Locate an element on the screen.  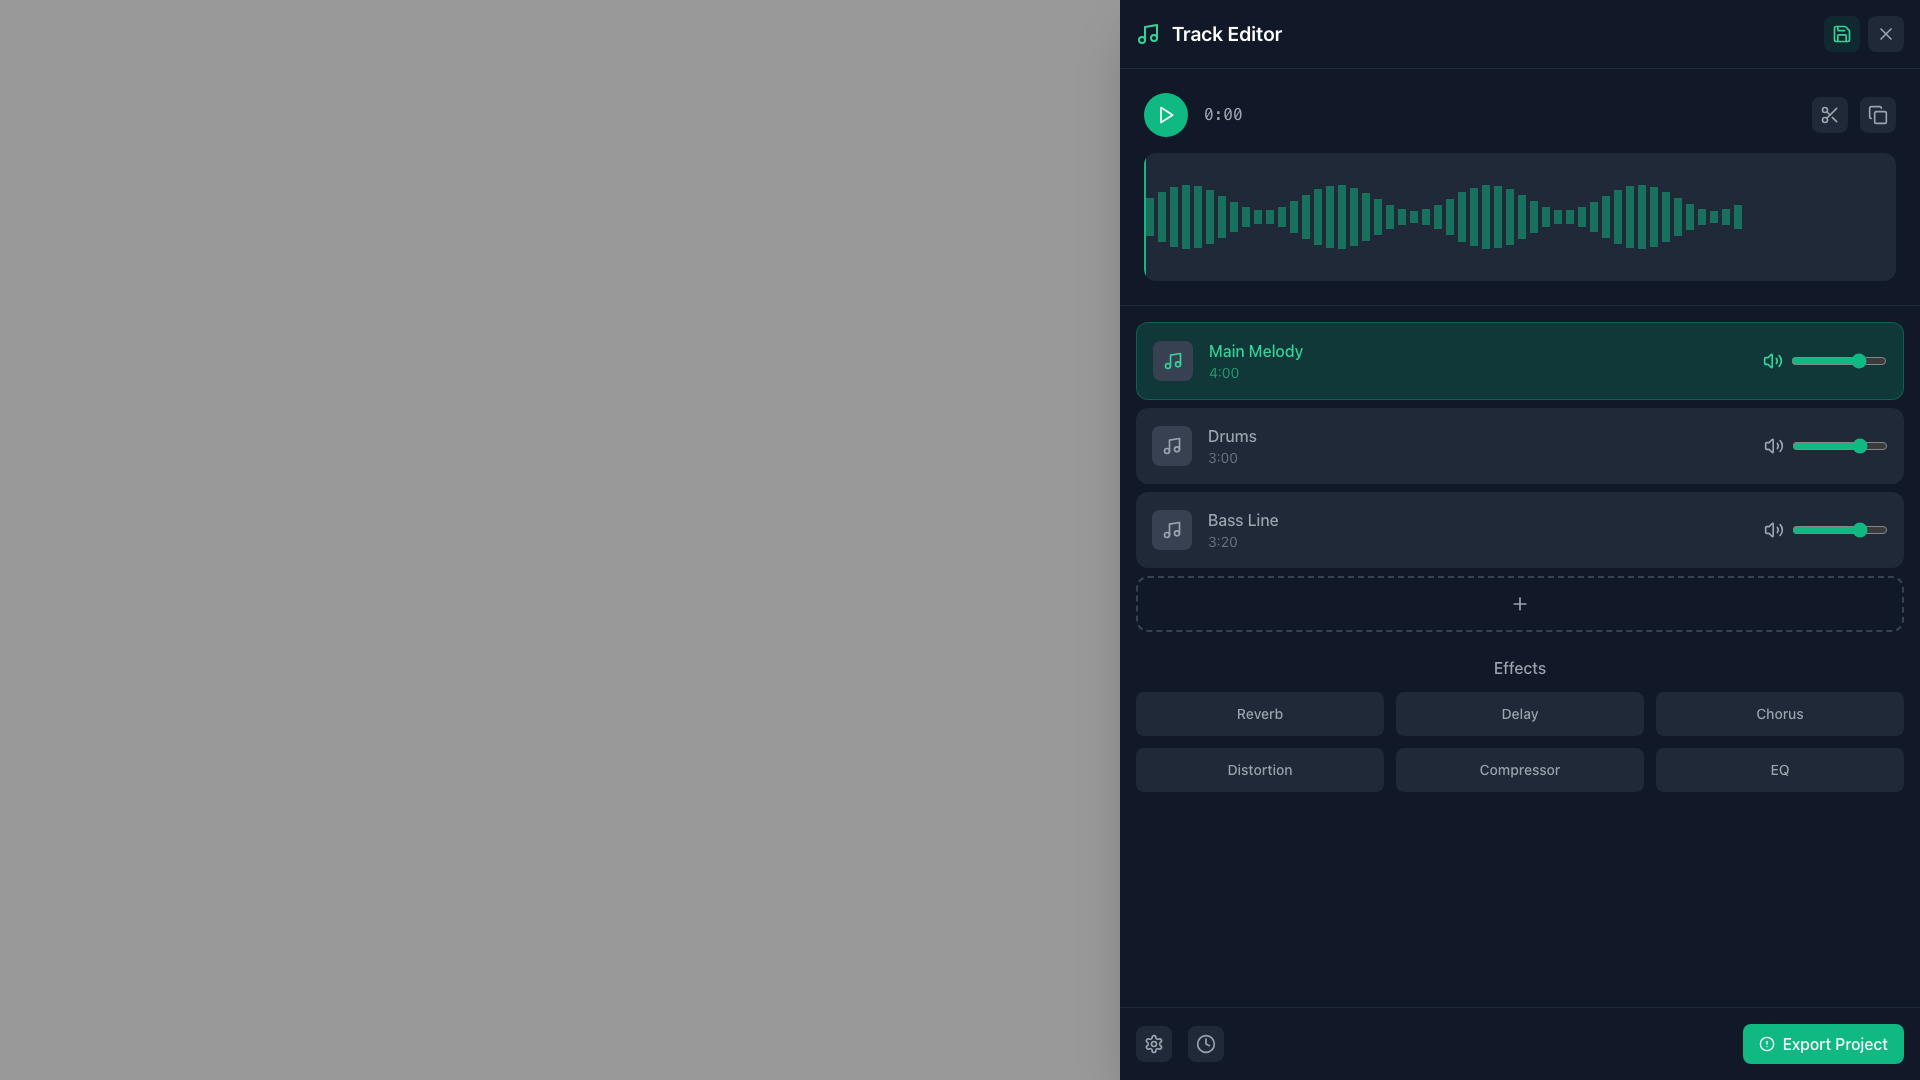
the thirty-fourth vertical Waveform bar, which is a narrow rectangular bar with a semi-transparent emerald green fill within the waveform visualization area is located at coordinates (1544, 216).